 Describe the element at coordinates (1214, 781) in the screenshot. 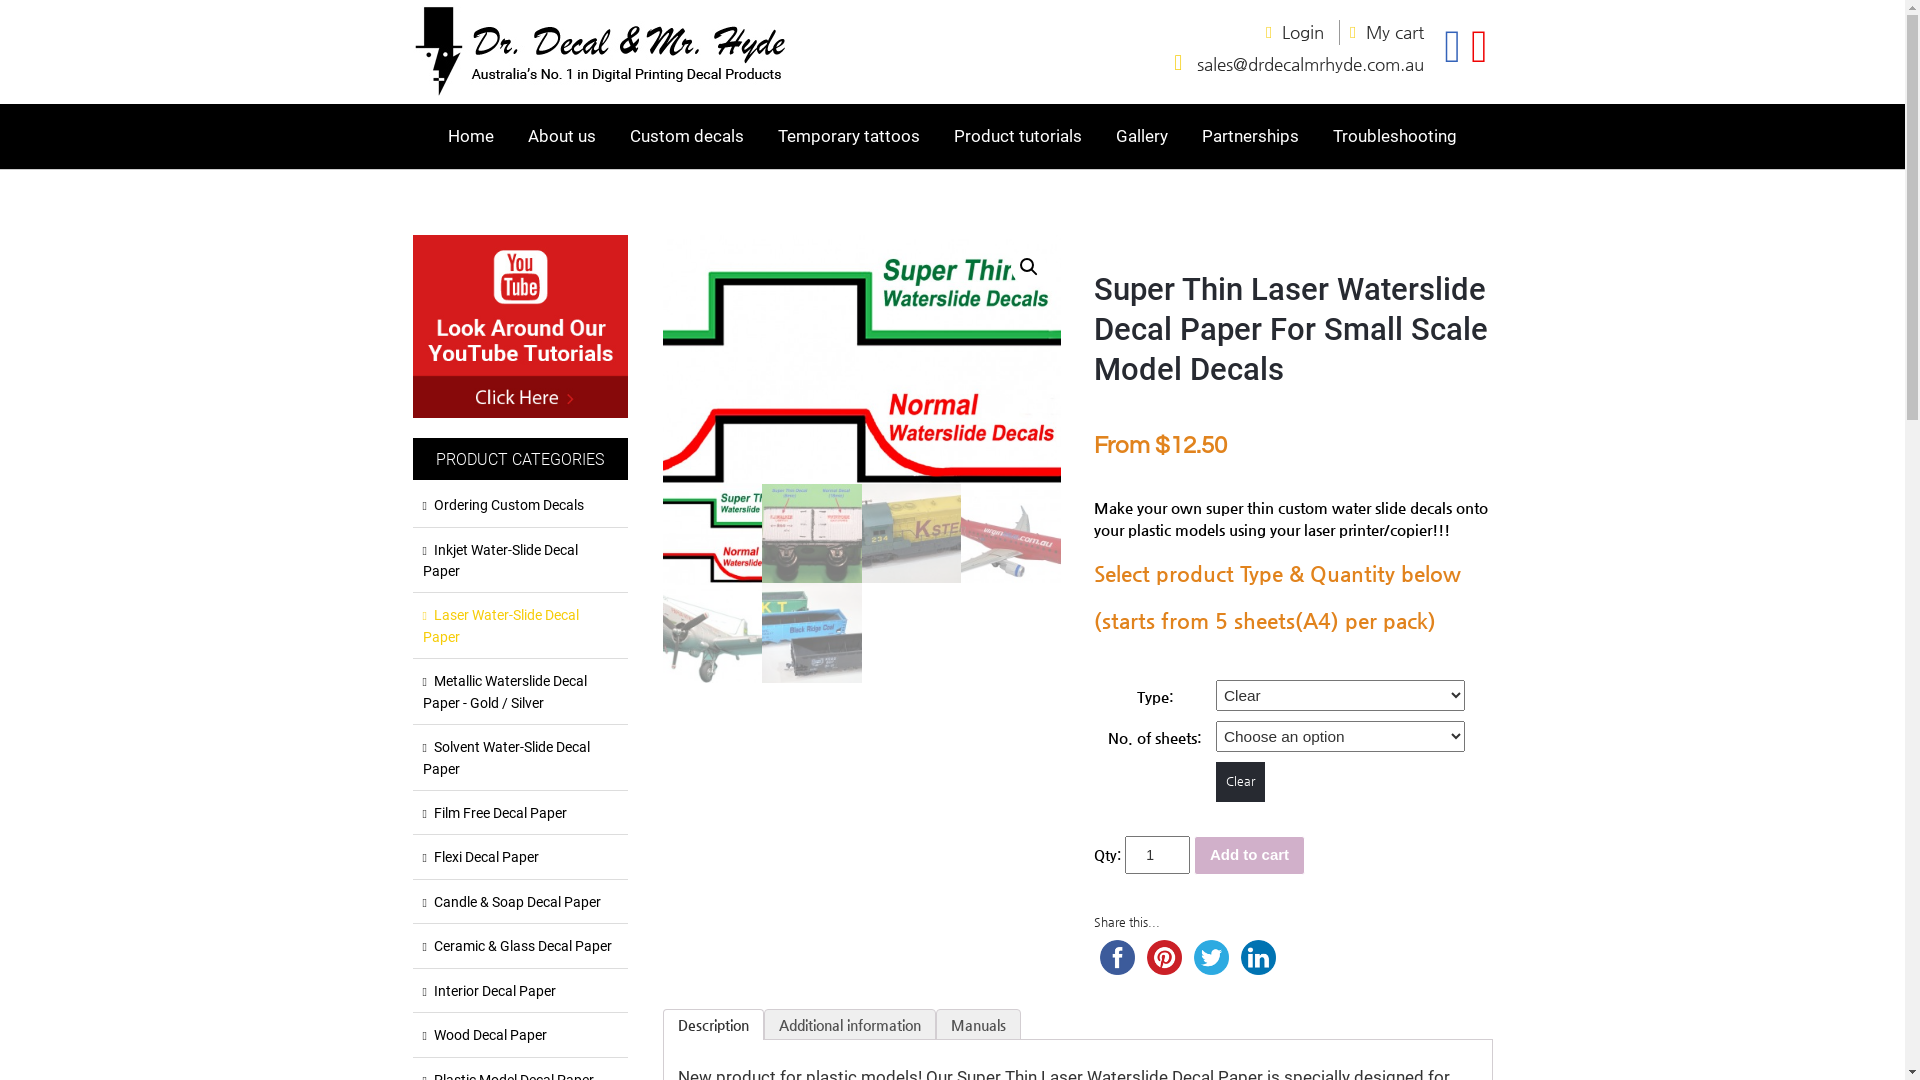

I see `'Clear'` at that location.